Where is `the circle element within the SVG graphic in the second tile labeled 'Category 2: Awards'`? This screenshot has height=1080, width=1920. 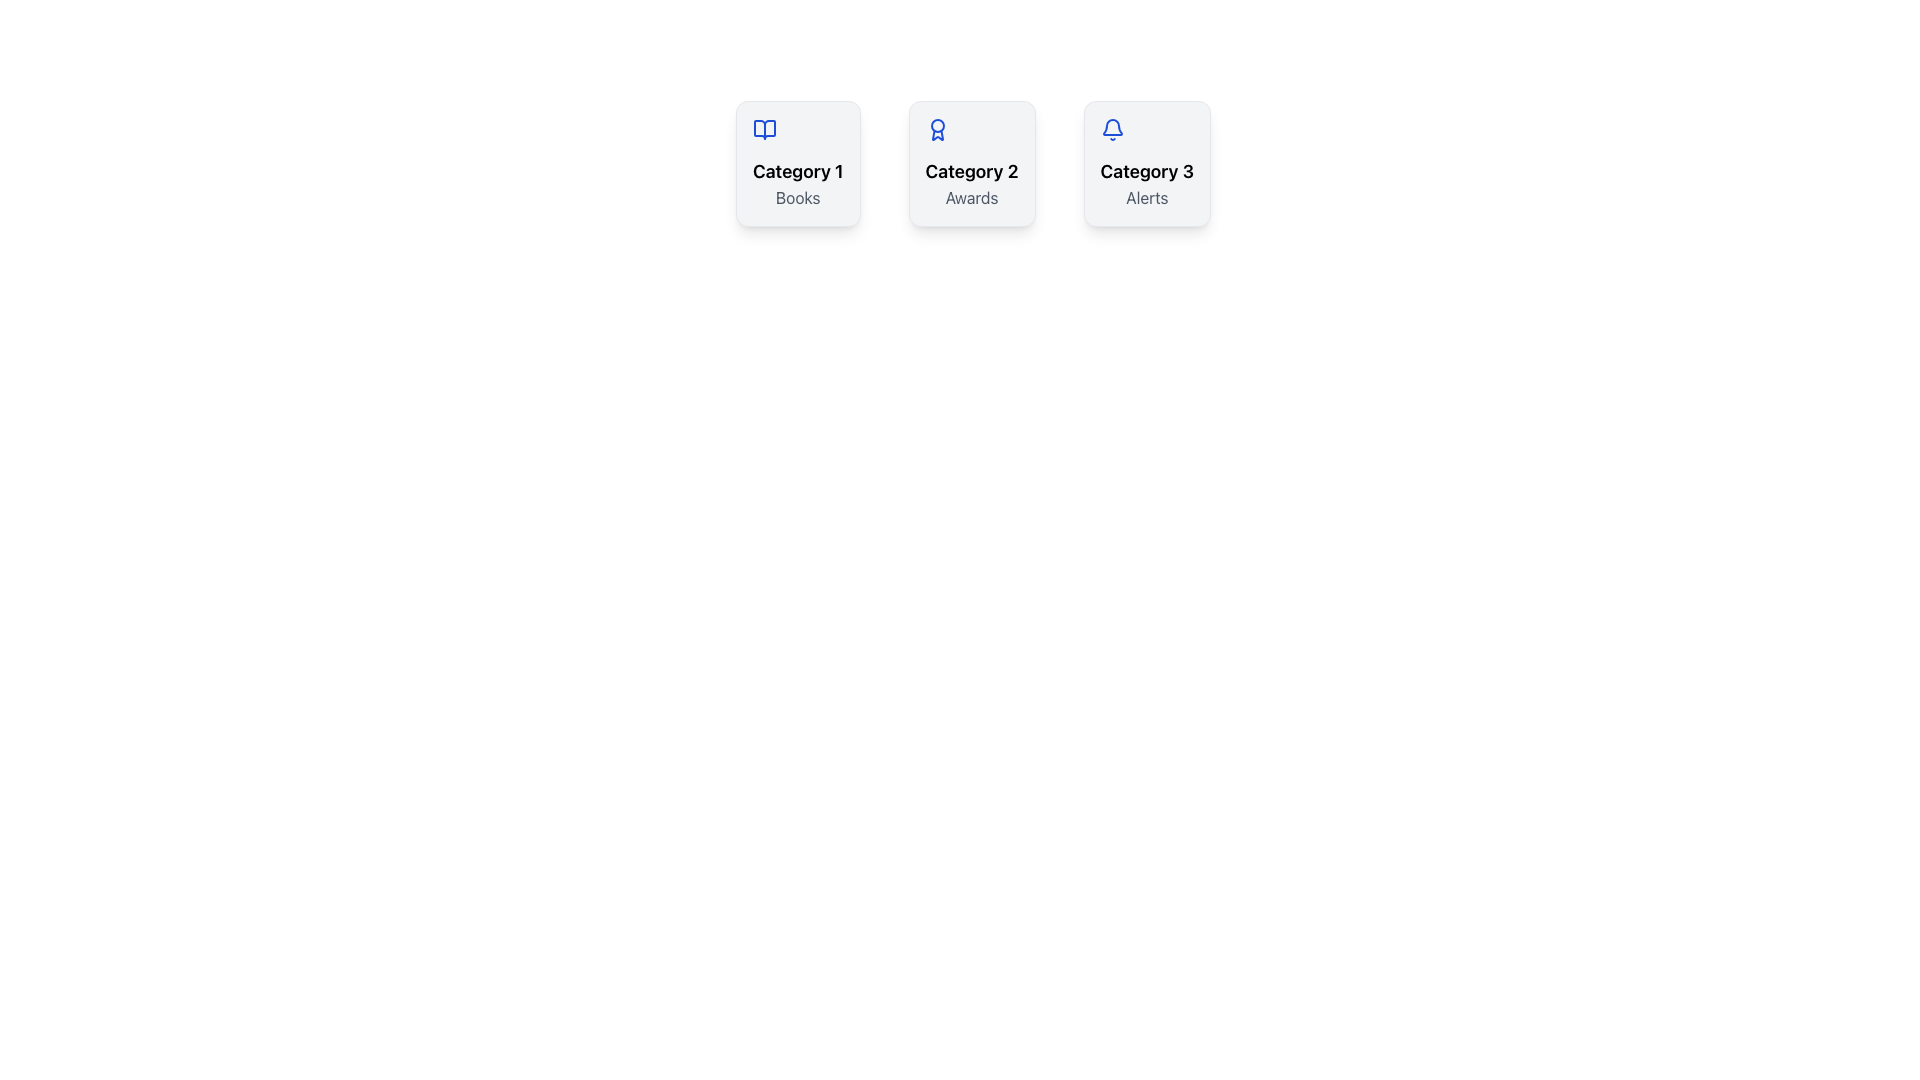
the circle element within the SVG graphic in the second tile labeled 'Category 2: Awards' is located at coordinates (936, 126).